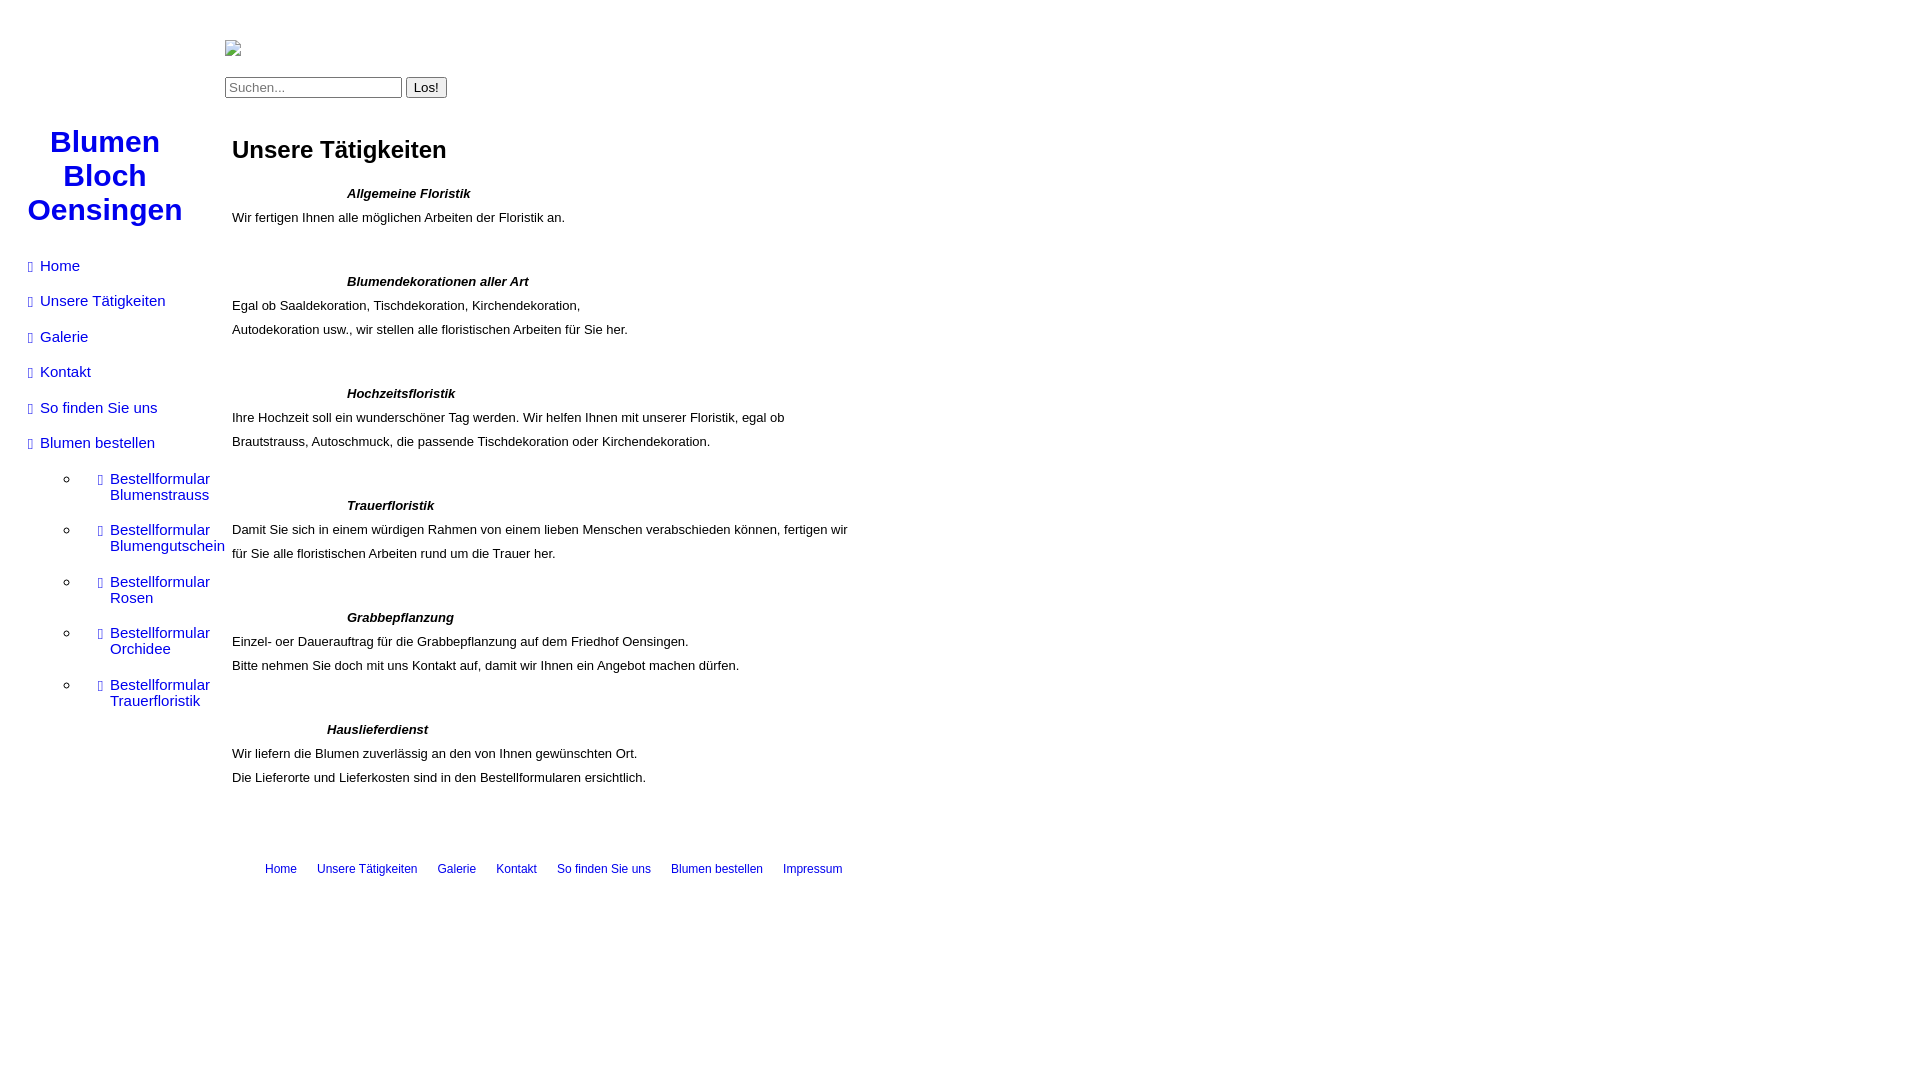 This screenshot has height=1080, width=1920. What do you see at coordinates (812, 867) in the screenshot?
I see `'Impressum'` at bounding box center [812, 867].